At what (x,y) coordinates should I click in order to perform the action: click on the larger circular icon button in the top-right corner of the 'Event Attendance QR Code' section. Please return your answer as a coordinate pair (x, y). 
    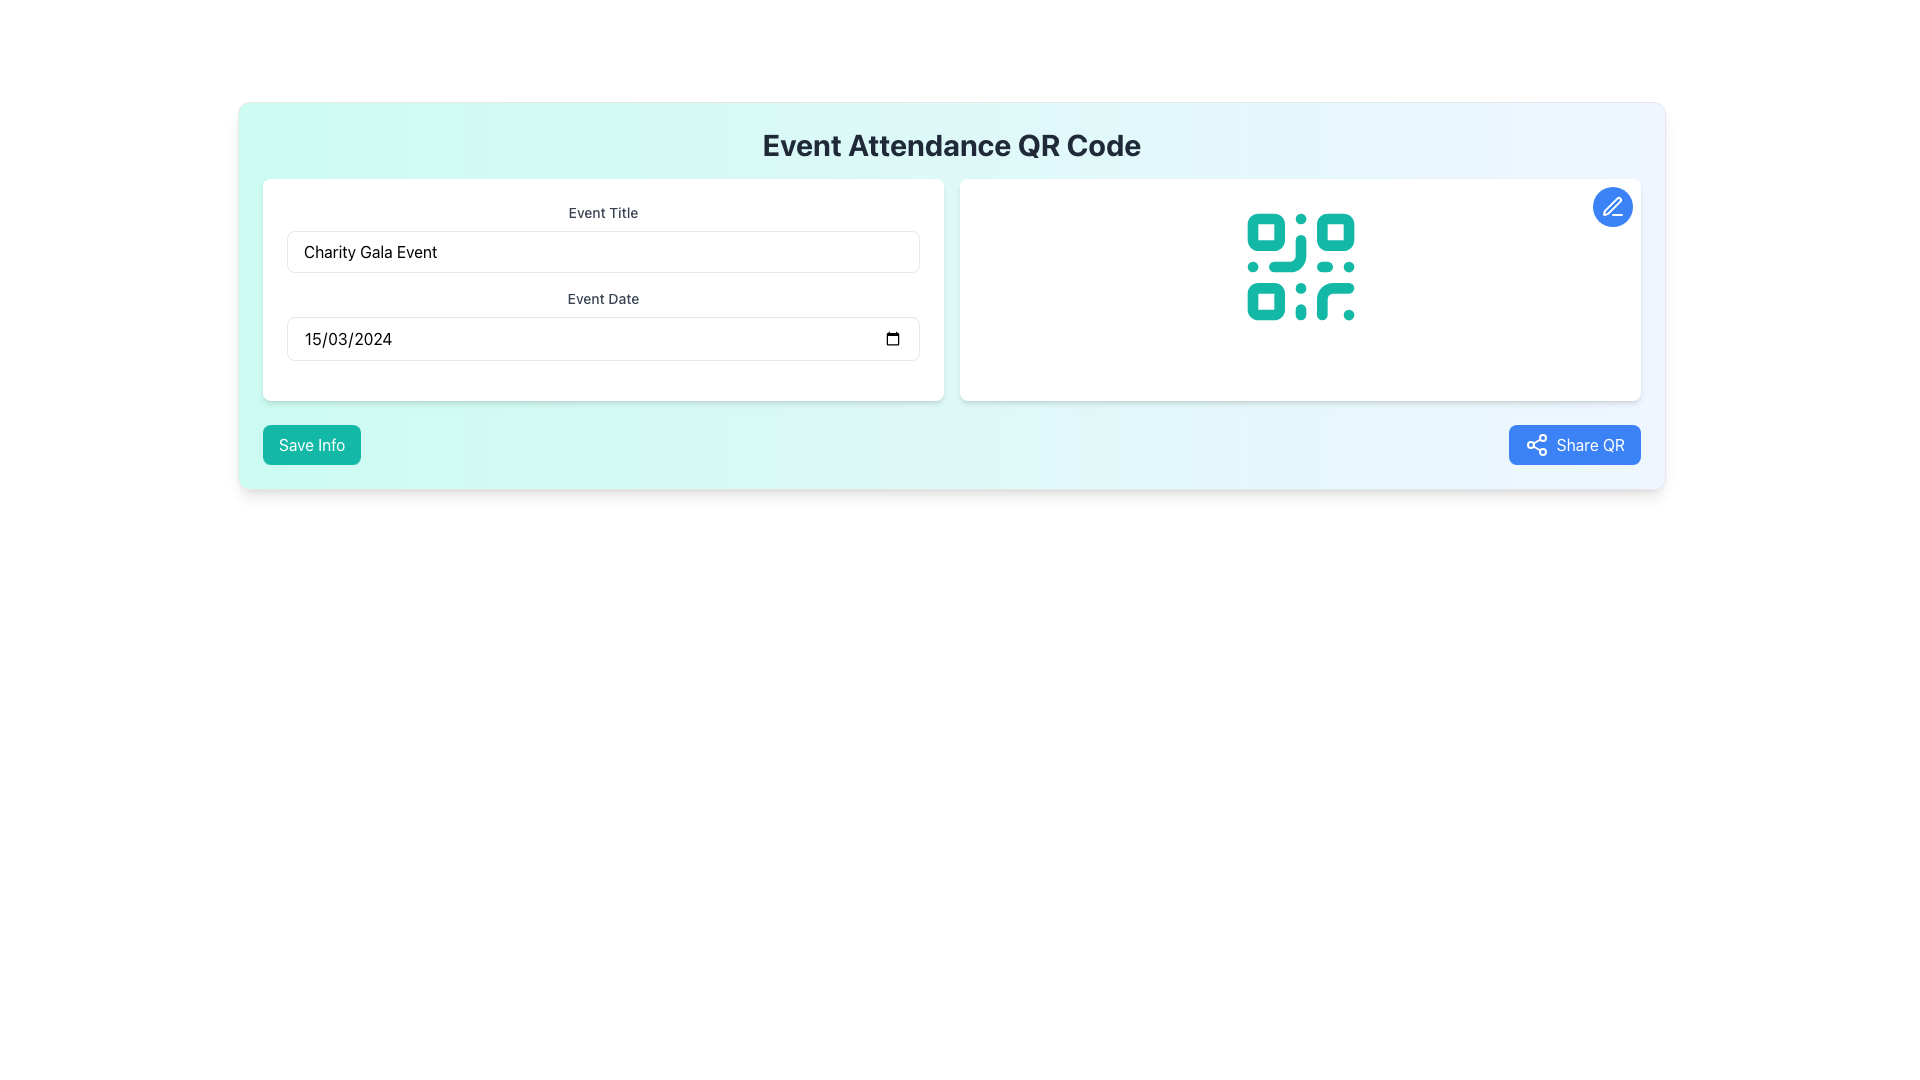
    Looking at the image, I should click on (1612, 206).